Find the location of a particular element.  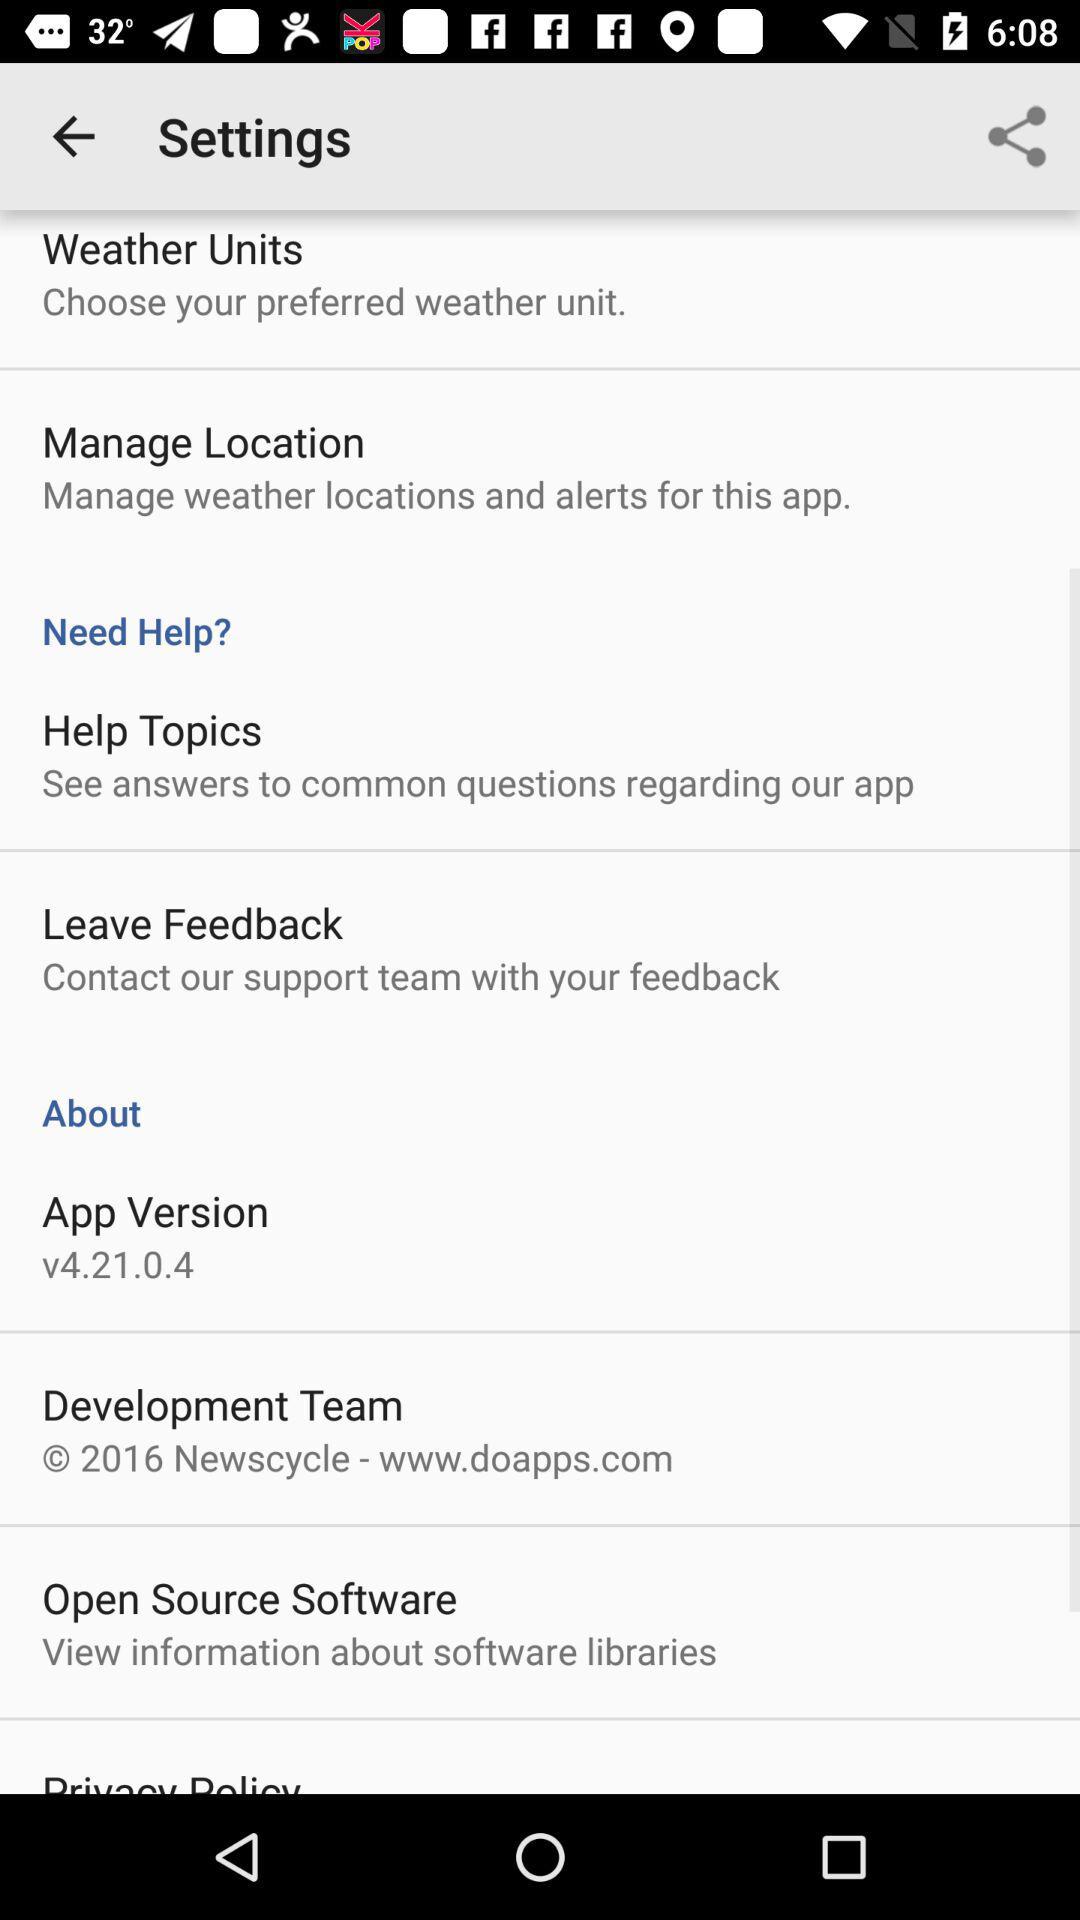

see answers to is located at coordinates (478, 781).